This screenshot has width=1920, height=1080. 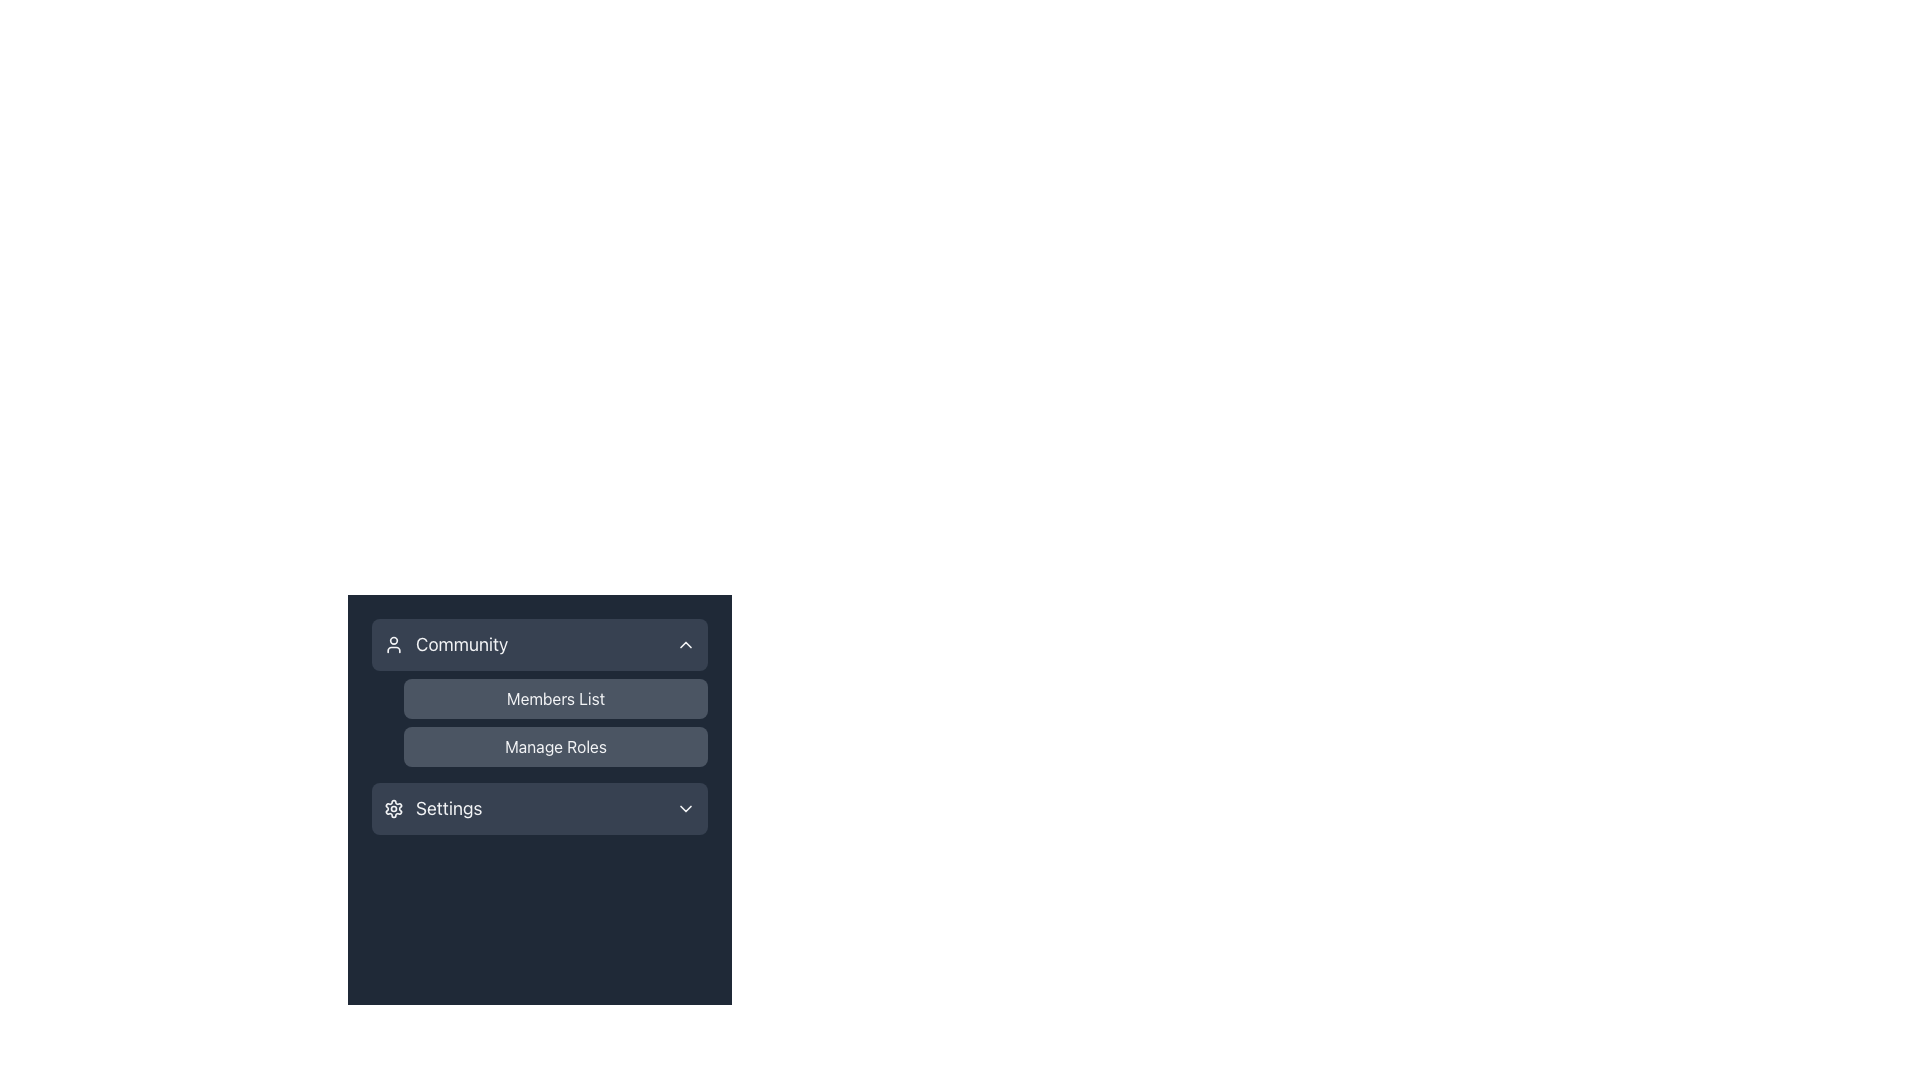 I want to click on the 'Settings' icon located in the lower part of the menu, so click(x=393, y=808).